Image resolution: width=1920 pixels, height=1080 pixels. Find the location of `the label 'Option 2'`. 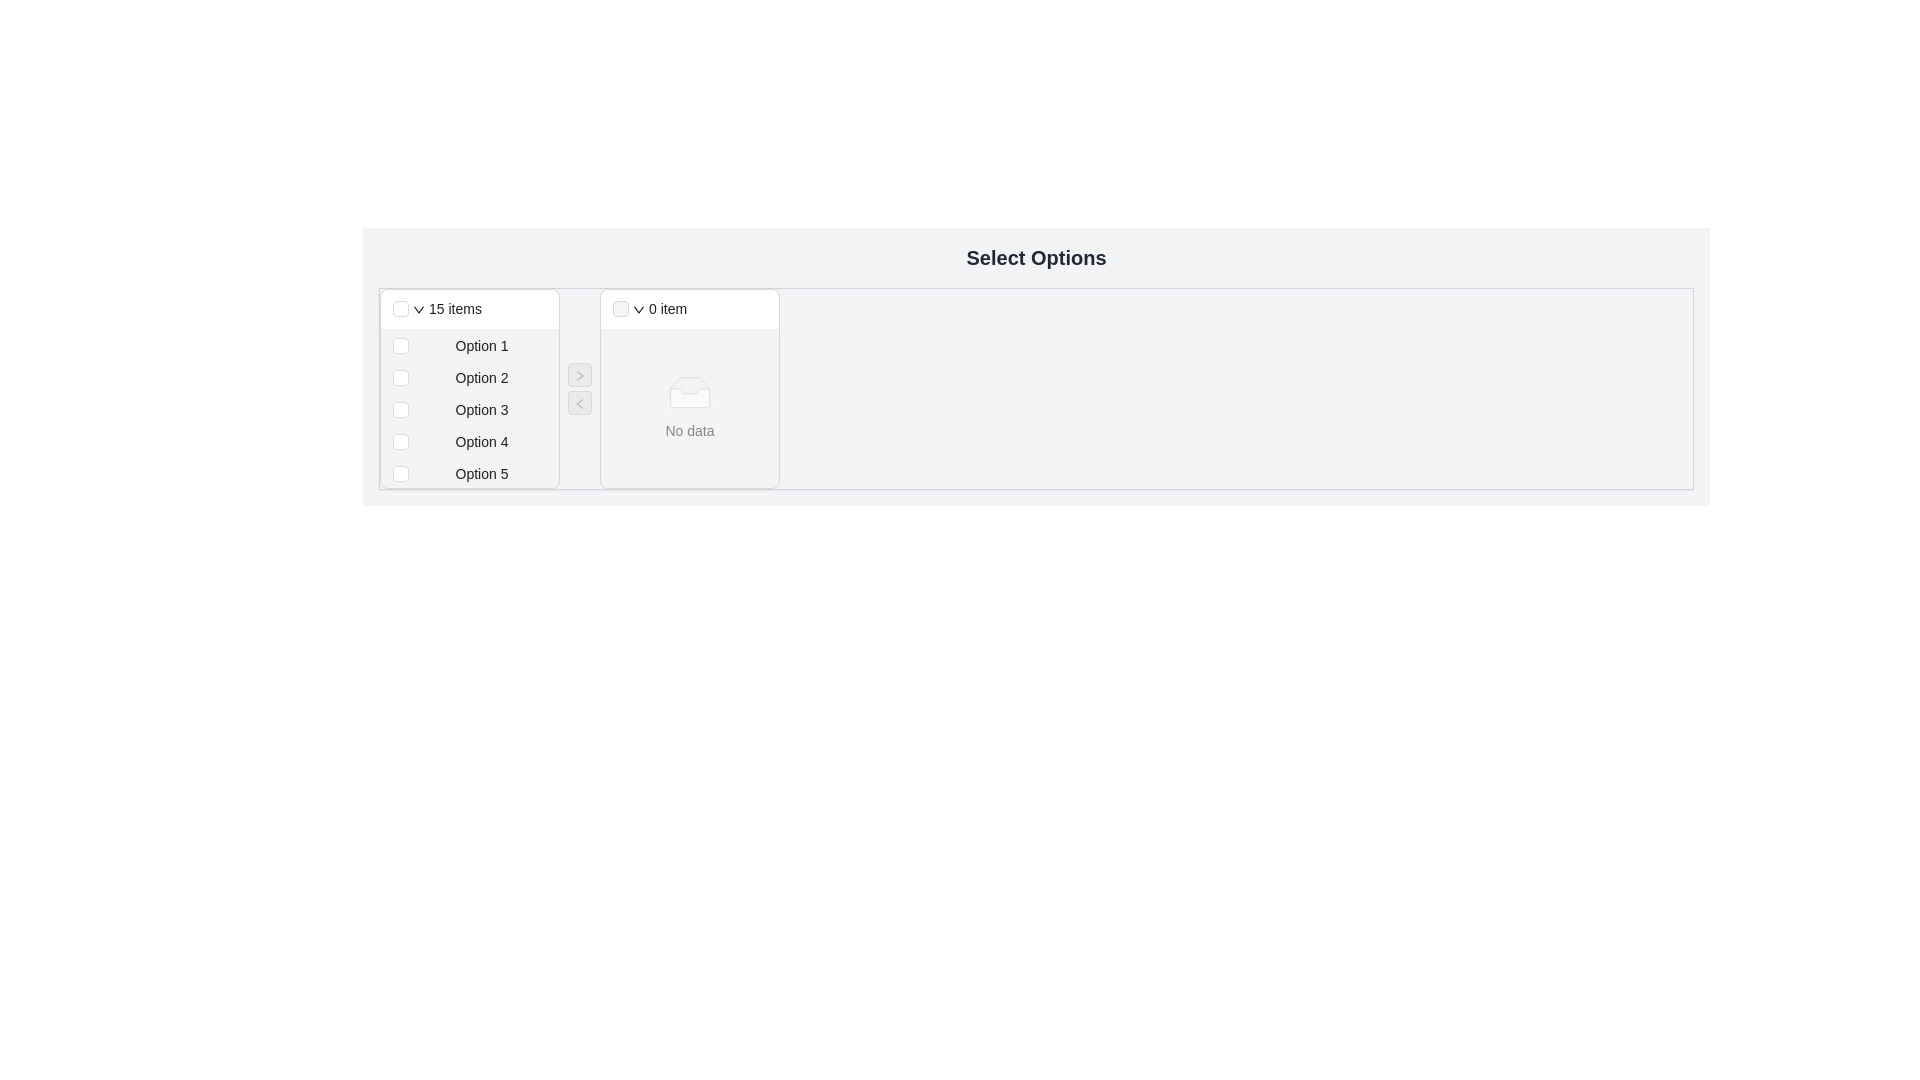

the label 'Option 2' is located at coordinates (469, 378).